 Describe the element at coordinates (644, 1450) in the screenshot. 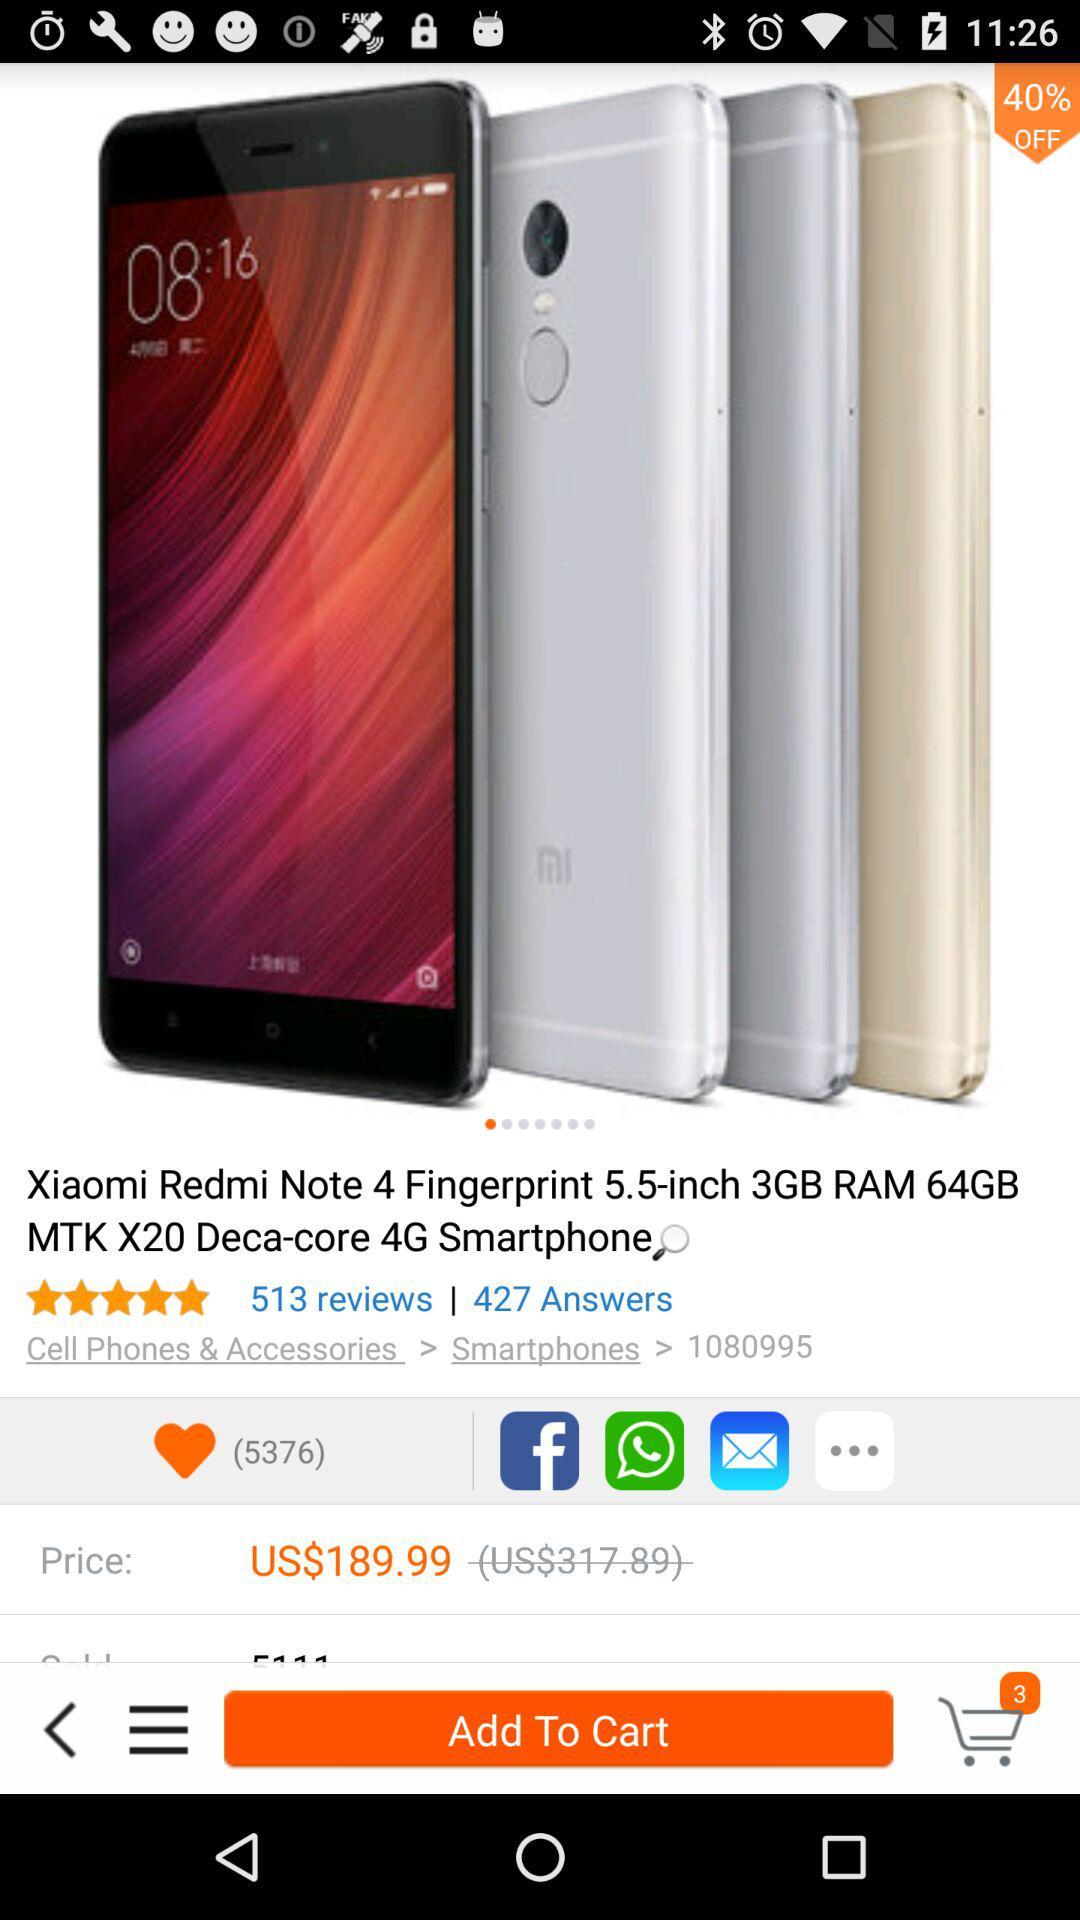

I see `whatswapp` at that location.